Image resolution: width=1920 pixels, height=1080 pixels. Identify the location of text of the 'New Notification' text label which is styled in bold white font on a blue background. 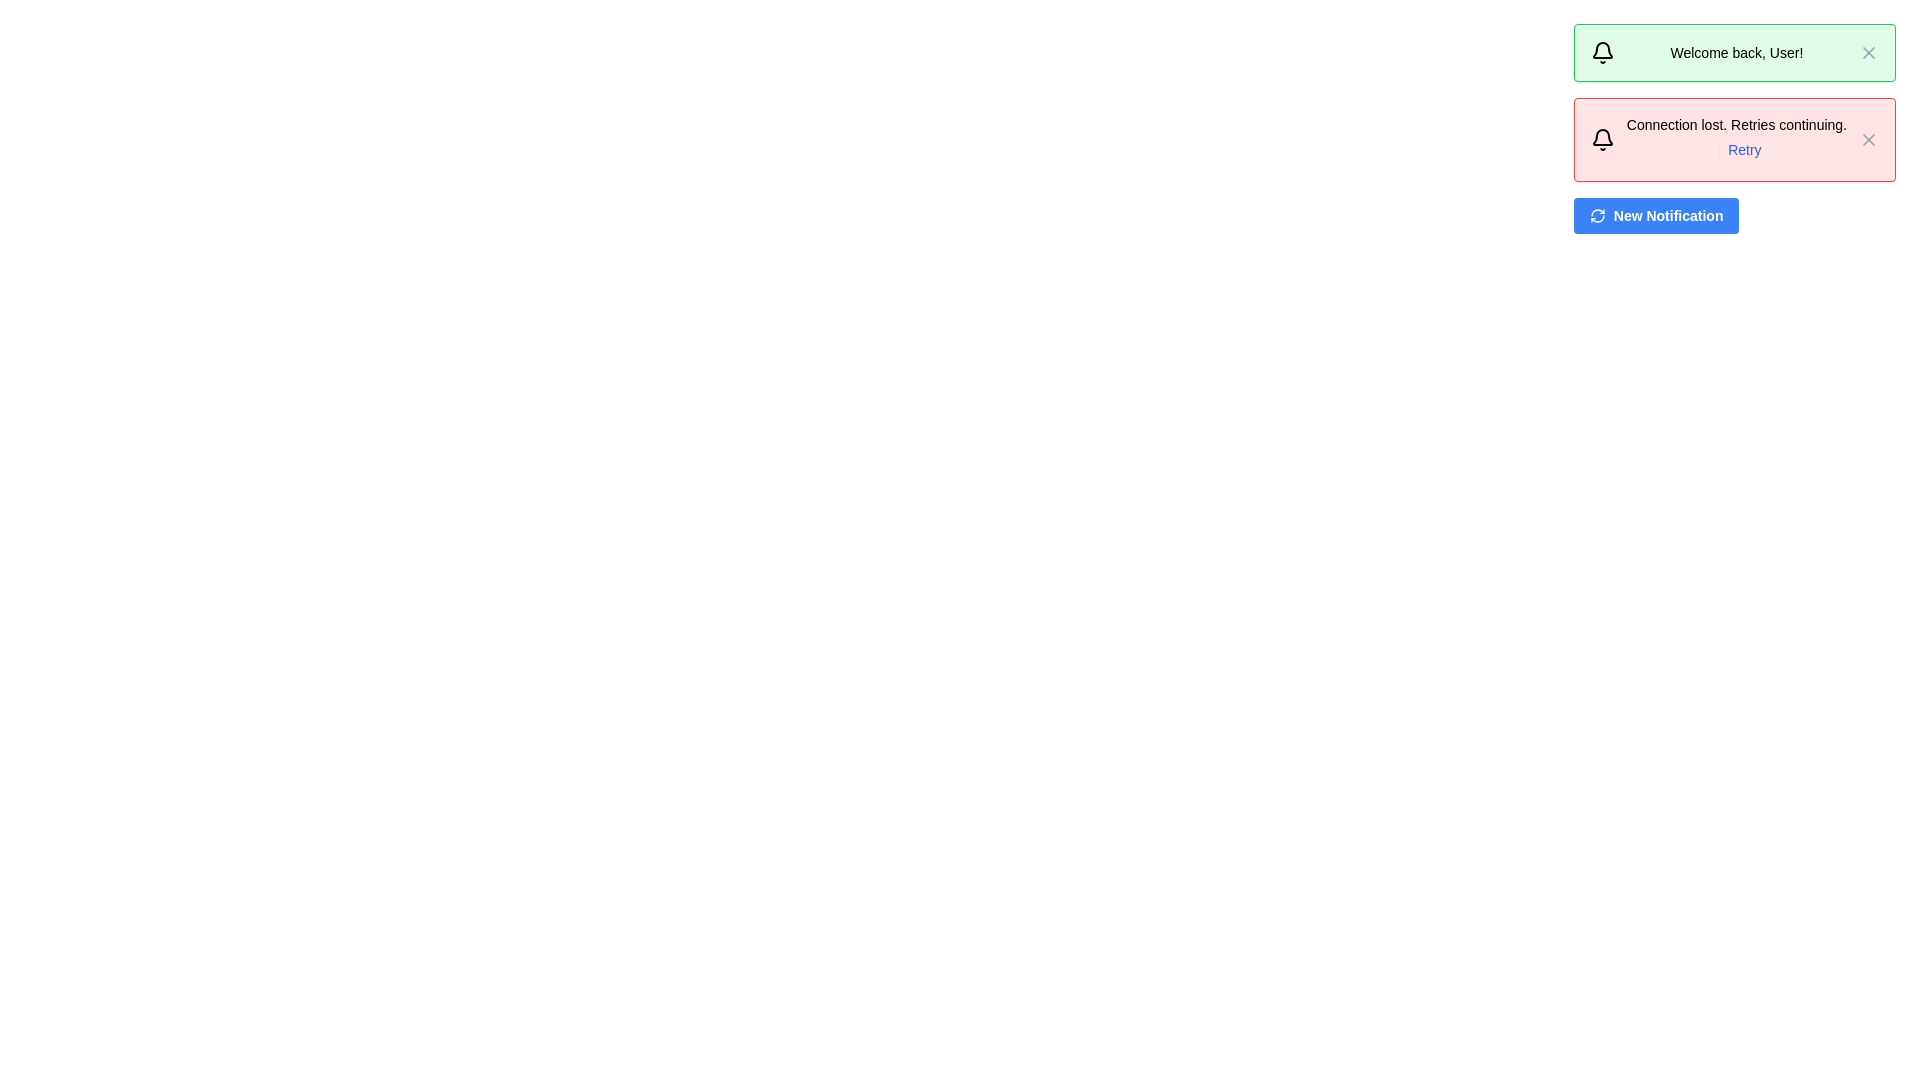
(1668, 216).